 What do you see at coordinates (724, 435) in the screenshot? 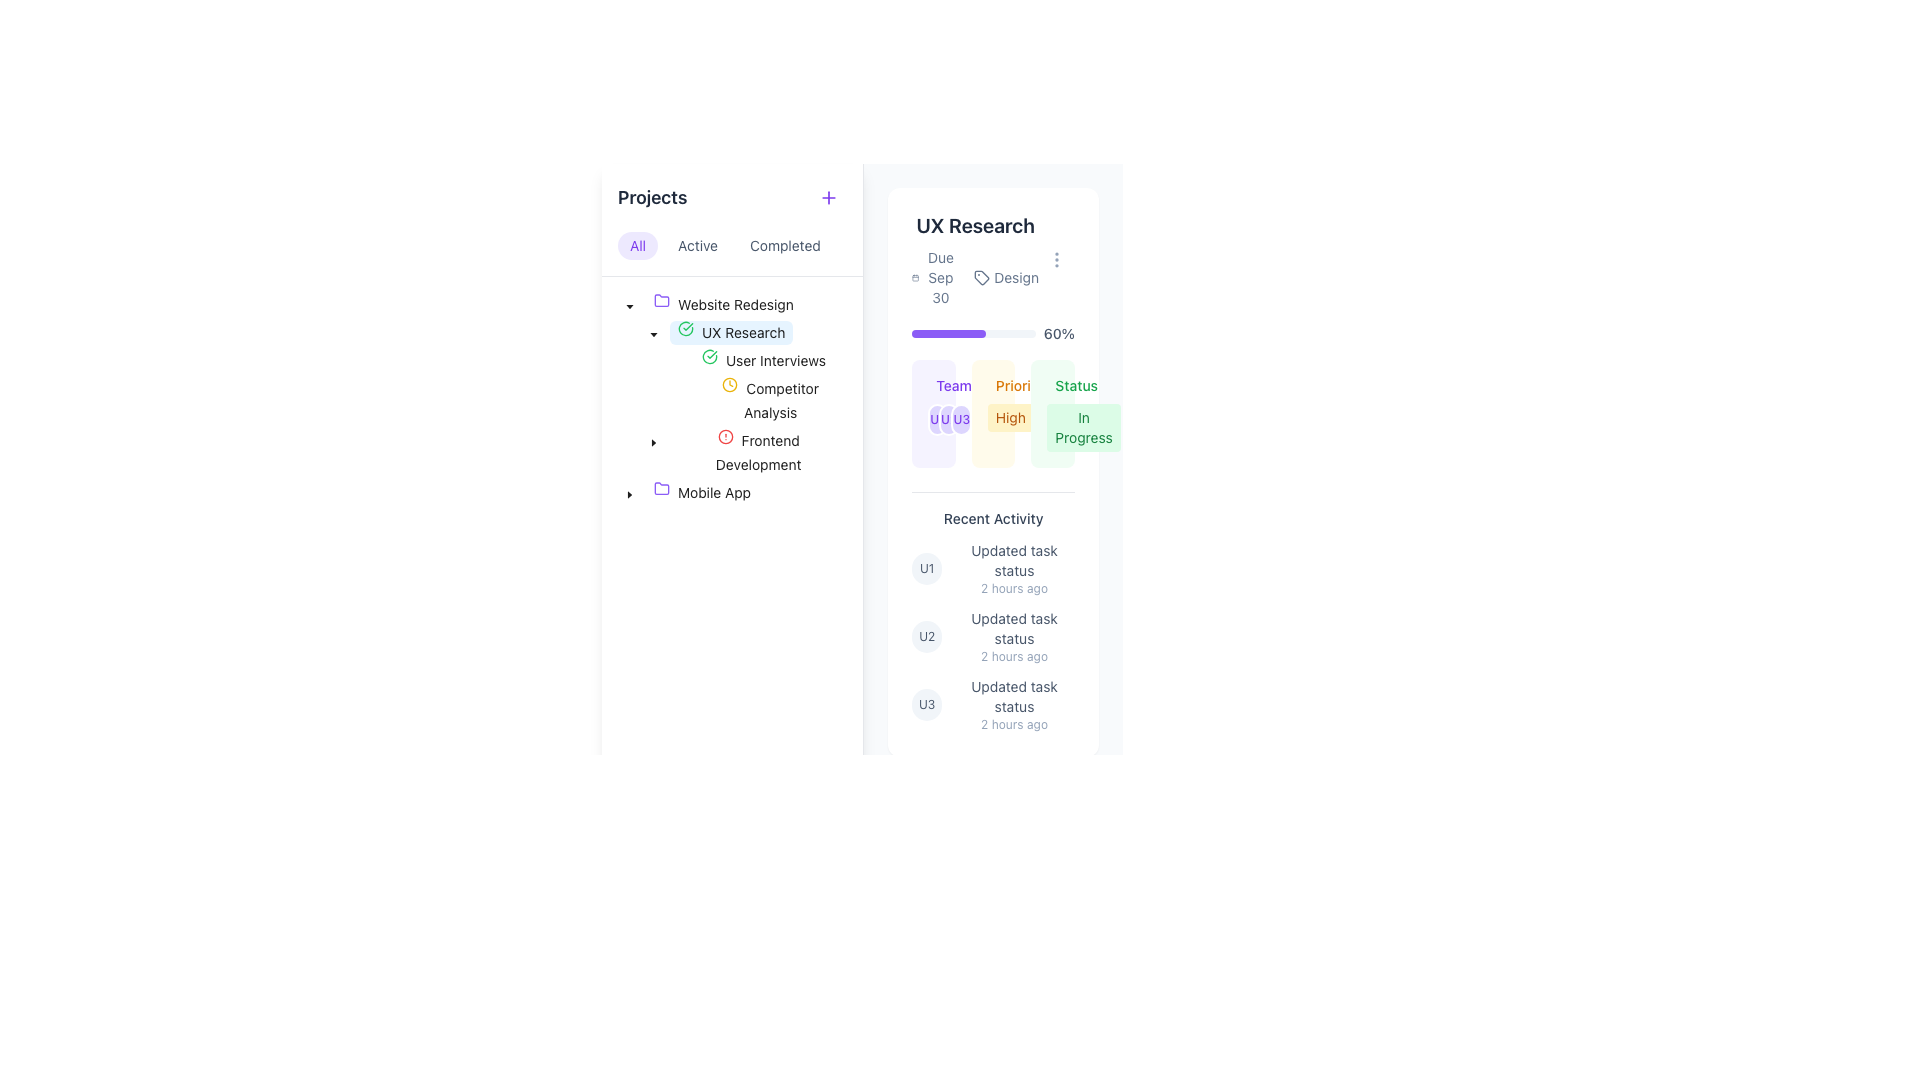
I see `the Alert icon representing notifications within the 'UX Research' tree structure, adjacent to 'User Interviews' and 'Competitor Analysis'` at bounding box center [724, 435].